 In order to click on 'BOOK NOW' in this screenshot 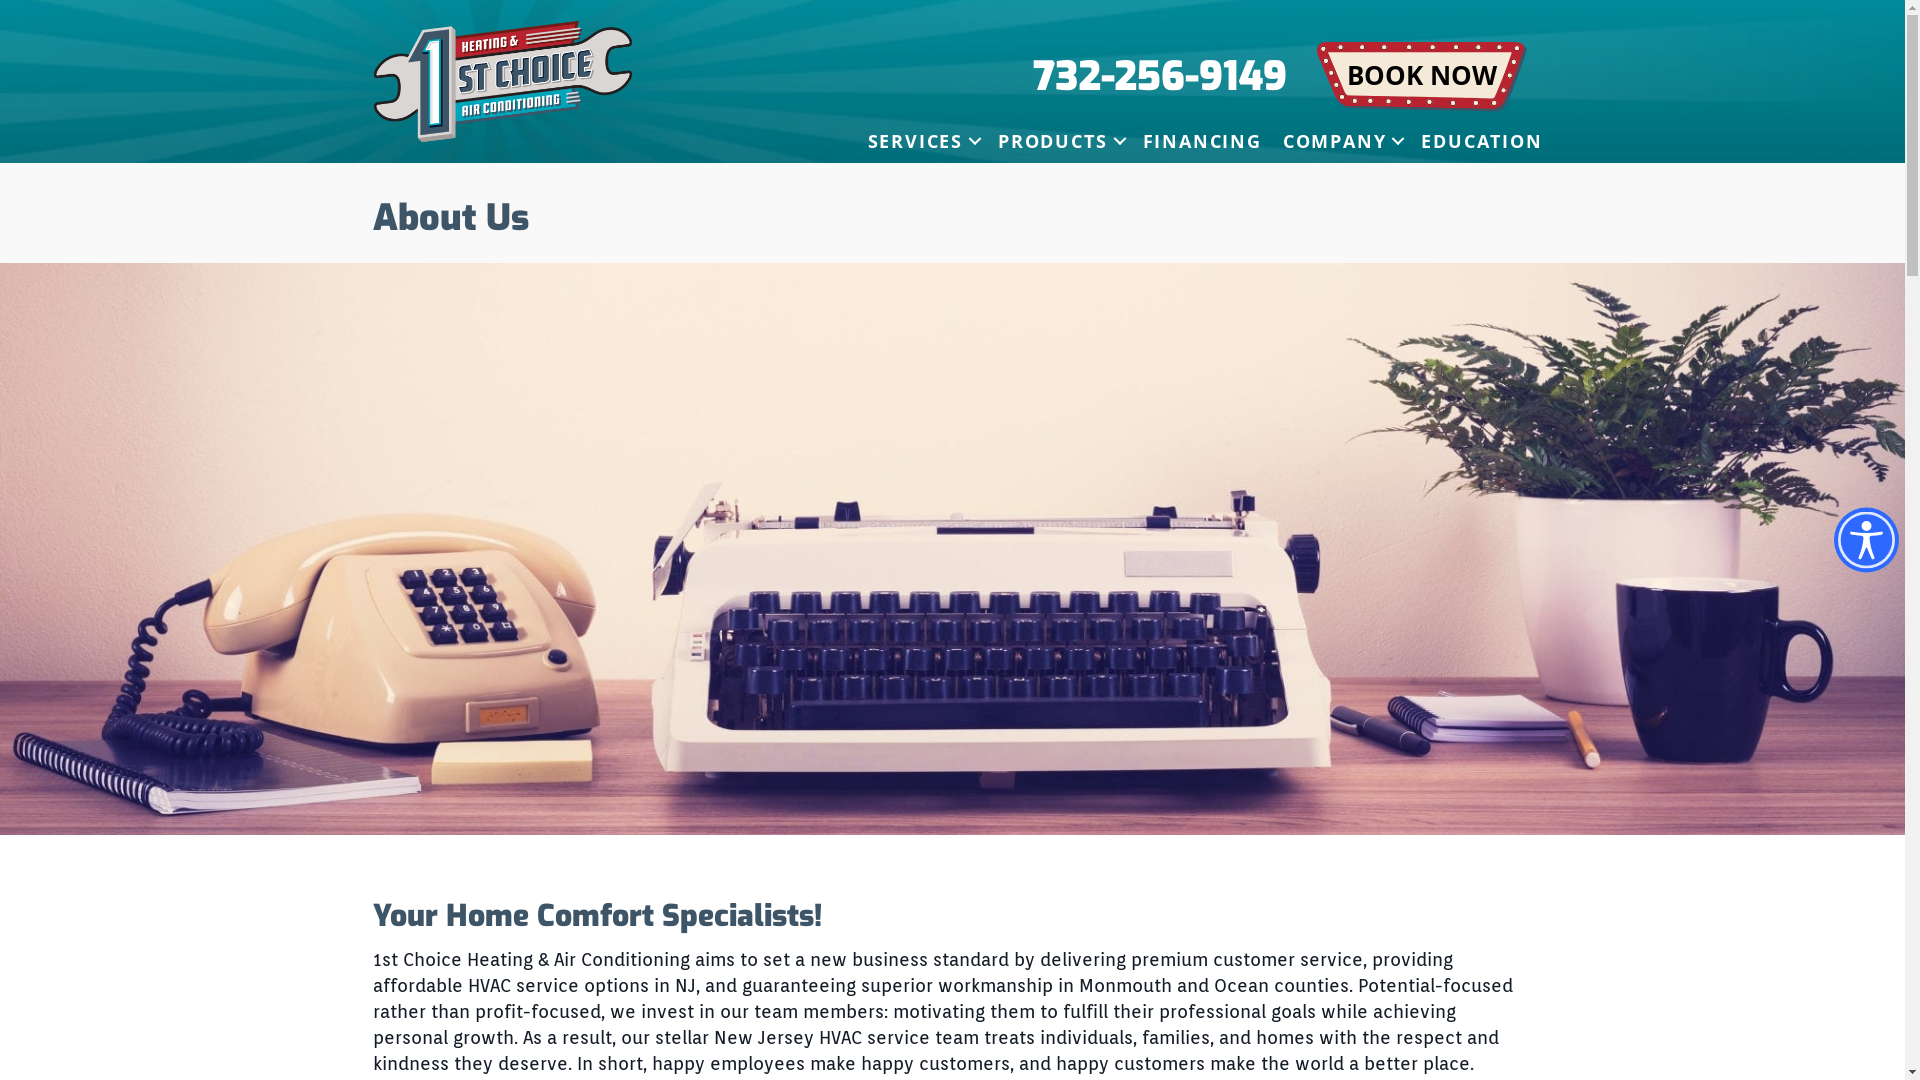, I will do `click(1420, 76)`.